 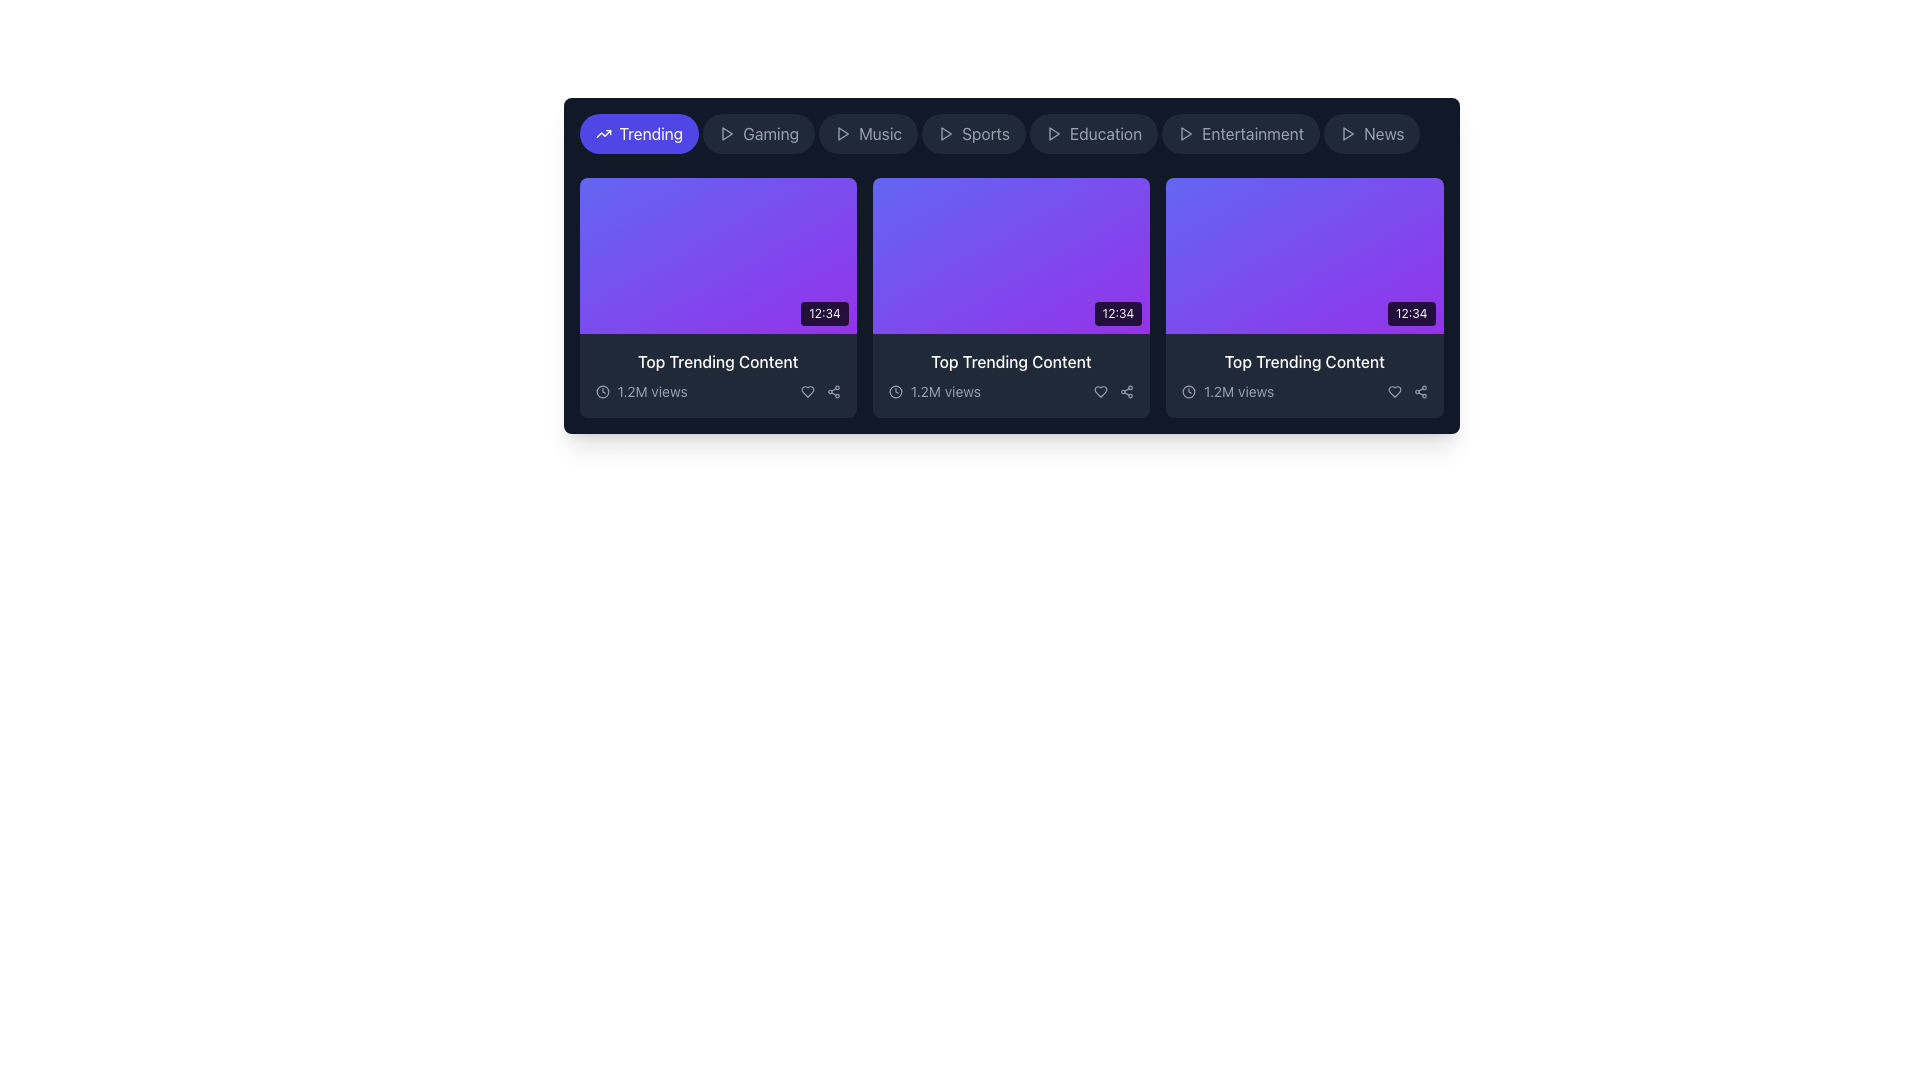 What do you see at coordinates (641, 391) in the screenshot?
I see `the static informational display element that reads '1.2M views' located in the bottom-left corner of the first content card` at bounding box center [641, 391].